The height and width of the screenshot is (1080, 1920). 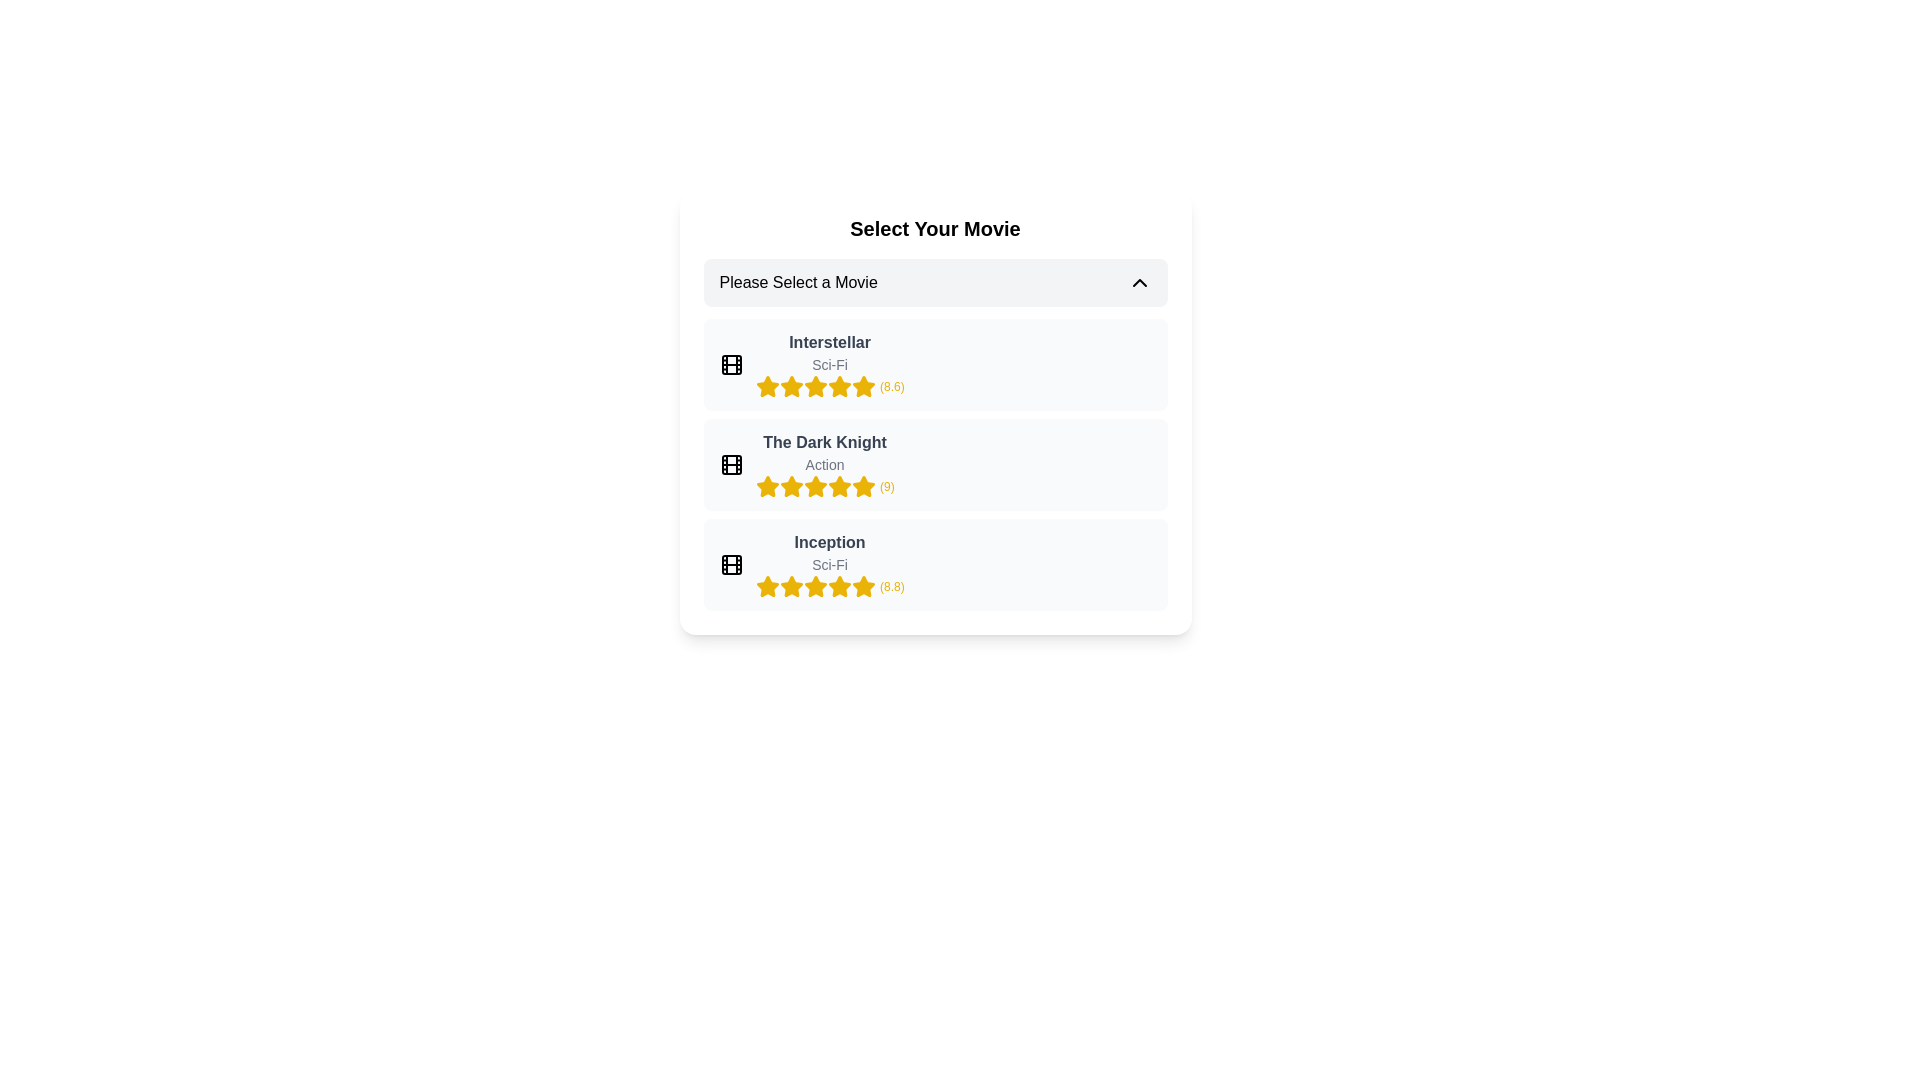 What do you see at coordinates (790, 386) in the screenshot?
I see `the fourth star icon` at bounding box center [790, 386].